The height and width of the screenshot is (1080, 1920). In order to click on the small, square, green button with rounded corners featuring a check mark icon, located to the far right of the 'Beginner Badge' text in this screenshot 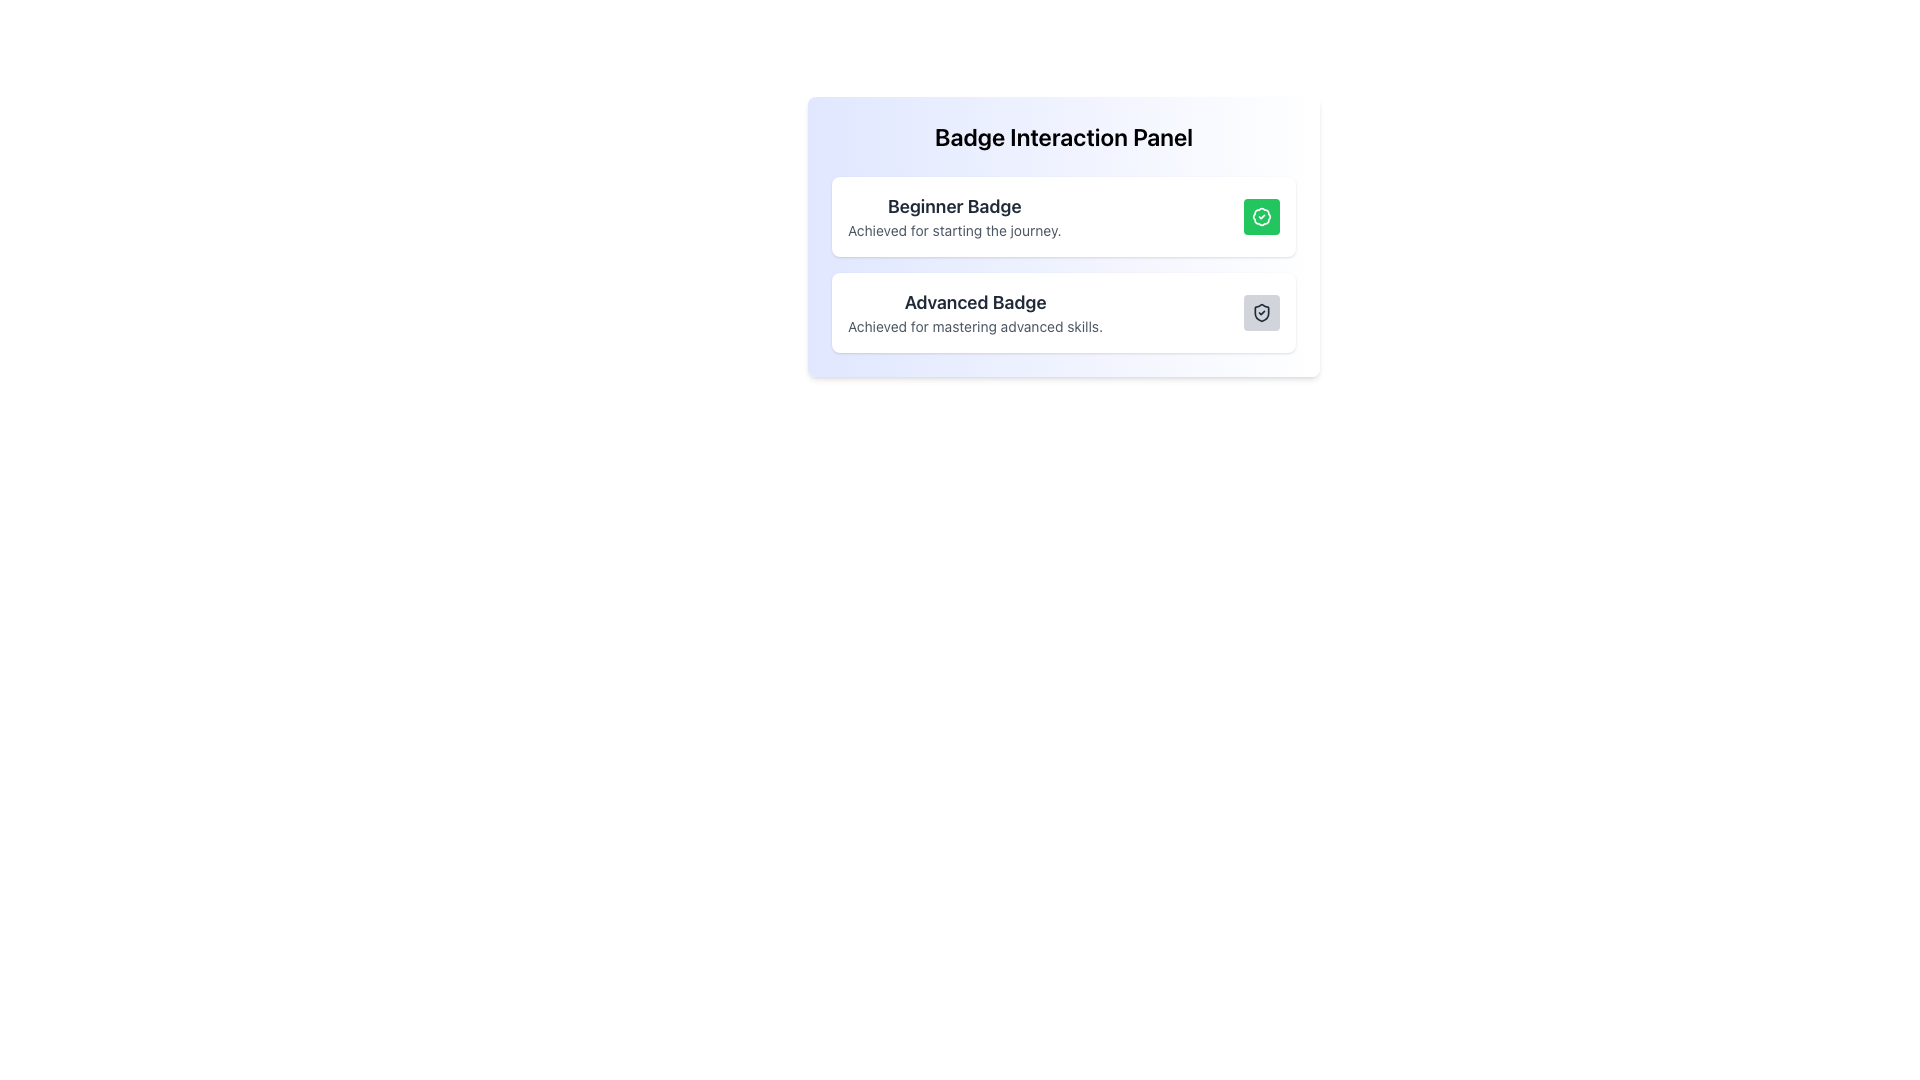, I will do `click(1261, 216)`.